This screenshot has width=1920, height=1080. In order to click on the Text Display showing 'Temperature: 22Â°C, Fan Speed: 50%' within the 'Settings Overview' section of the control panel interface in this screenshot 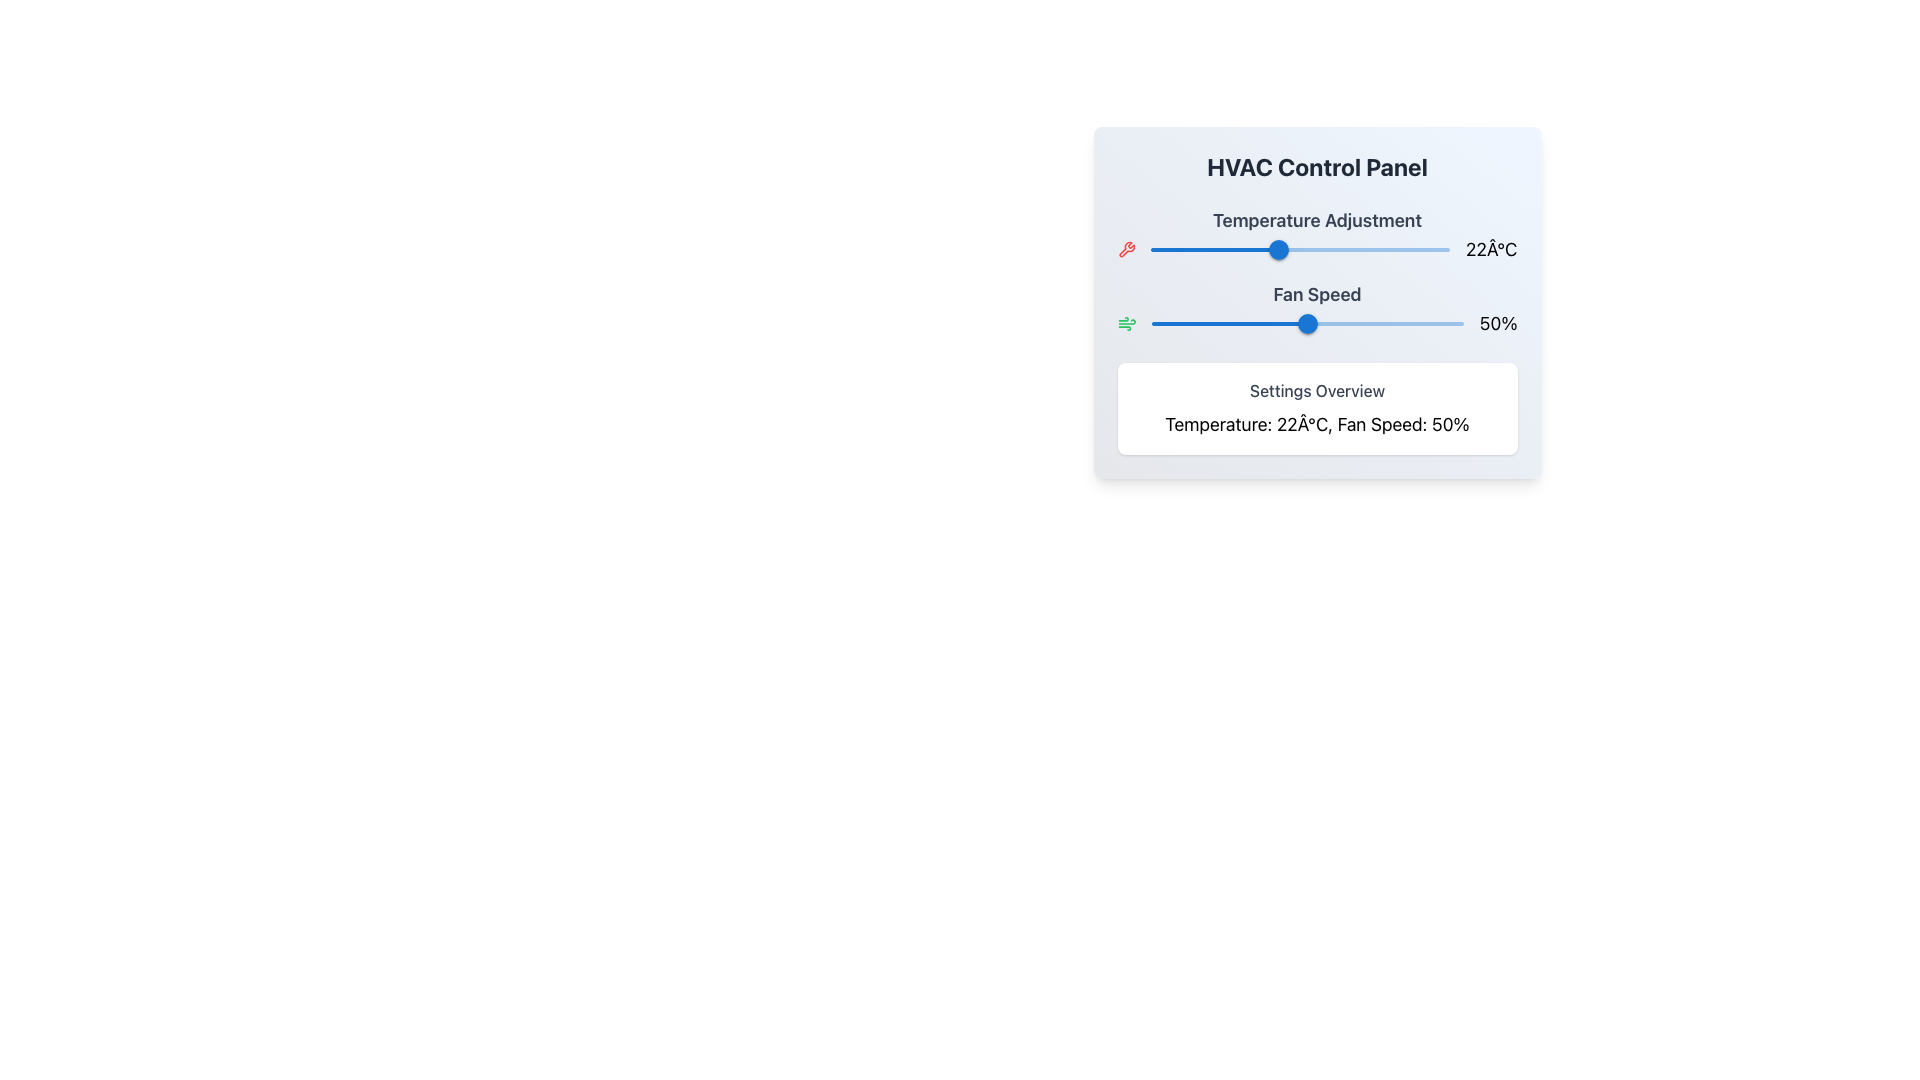, I will do `click(1317, 423)`.